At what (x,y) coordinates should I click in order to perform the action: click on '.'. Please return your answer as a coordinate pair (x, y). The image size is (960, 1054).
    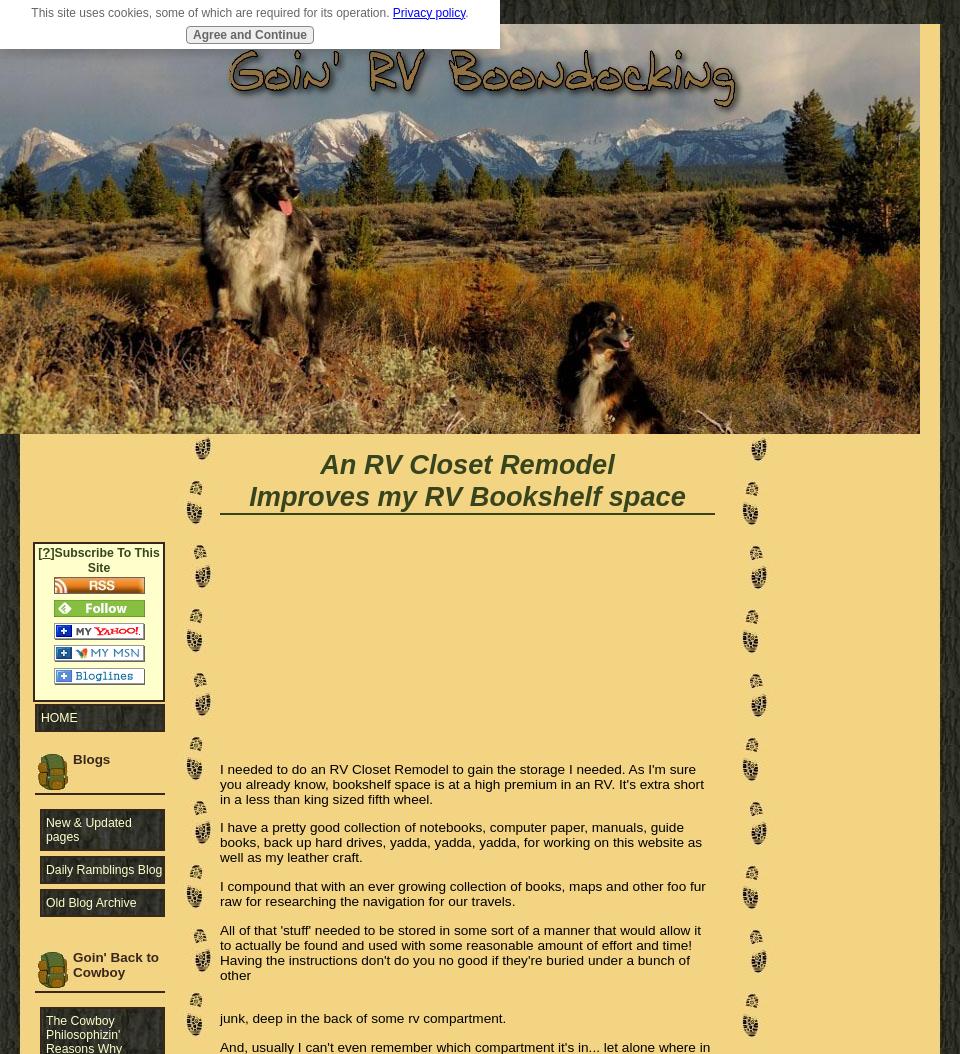
    Looking at the image, I should click on (466, 12).